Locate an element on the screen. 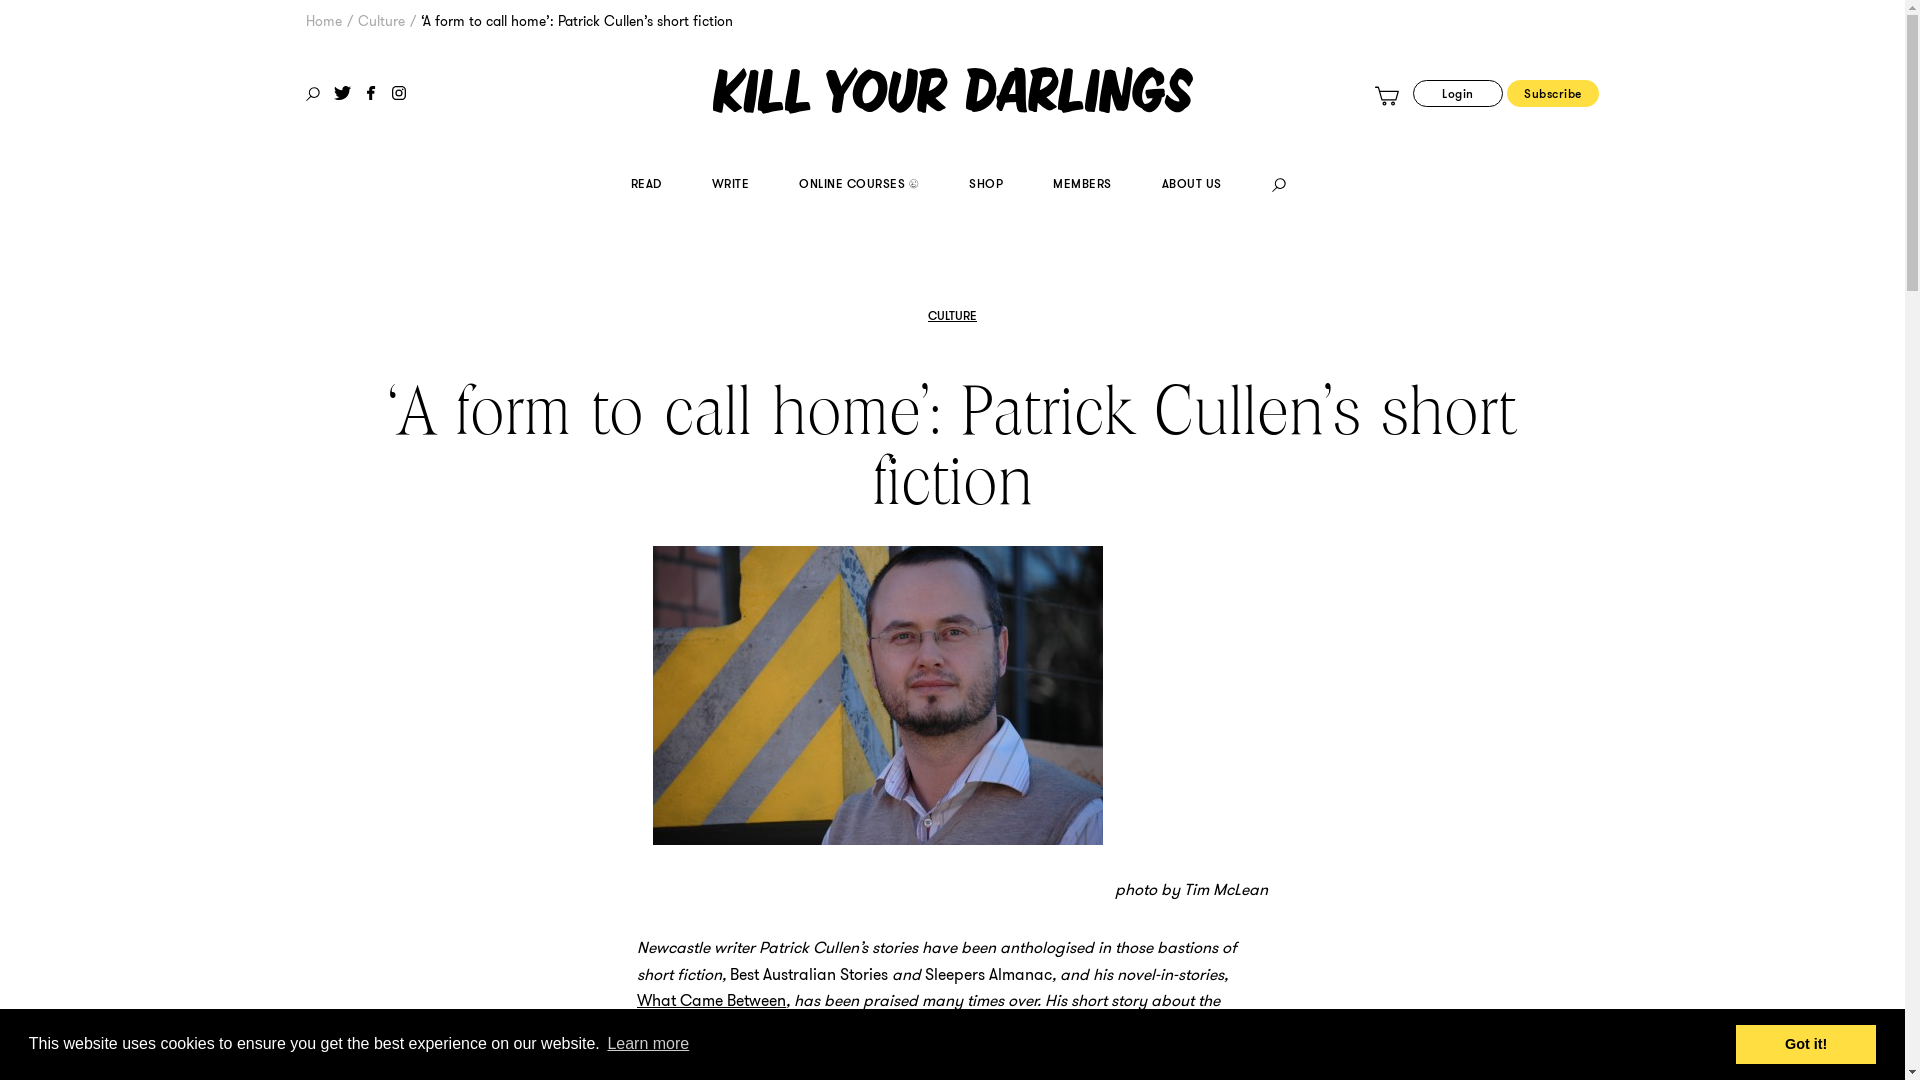  'SHOP' is located at coordinates (985, 186).